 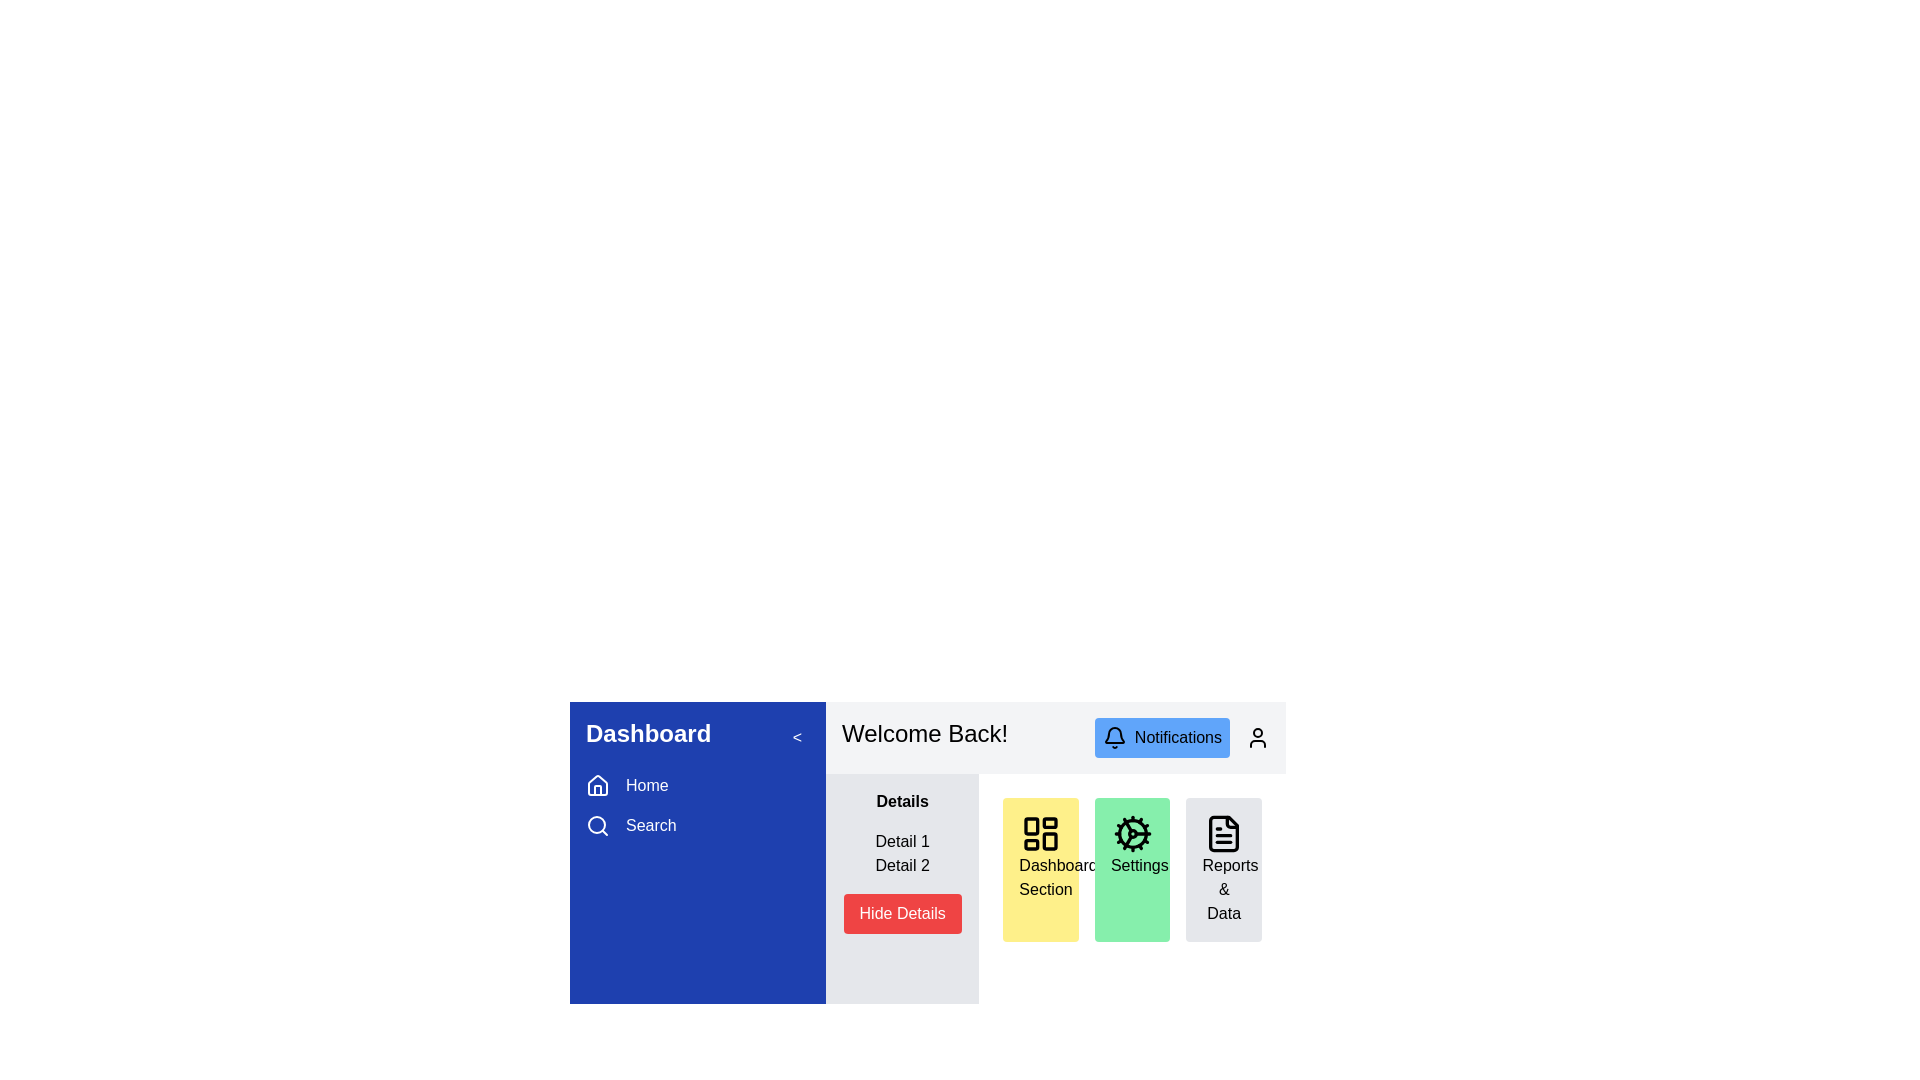 What do you see at coordinates (697, 805) in the screenshot?
I see `the 'Search' row in the sidebar navigation menu` at bounding box center [697, 805].